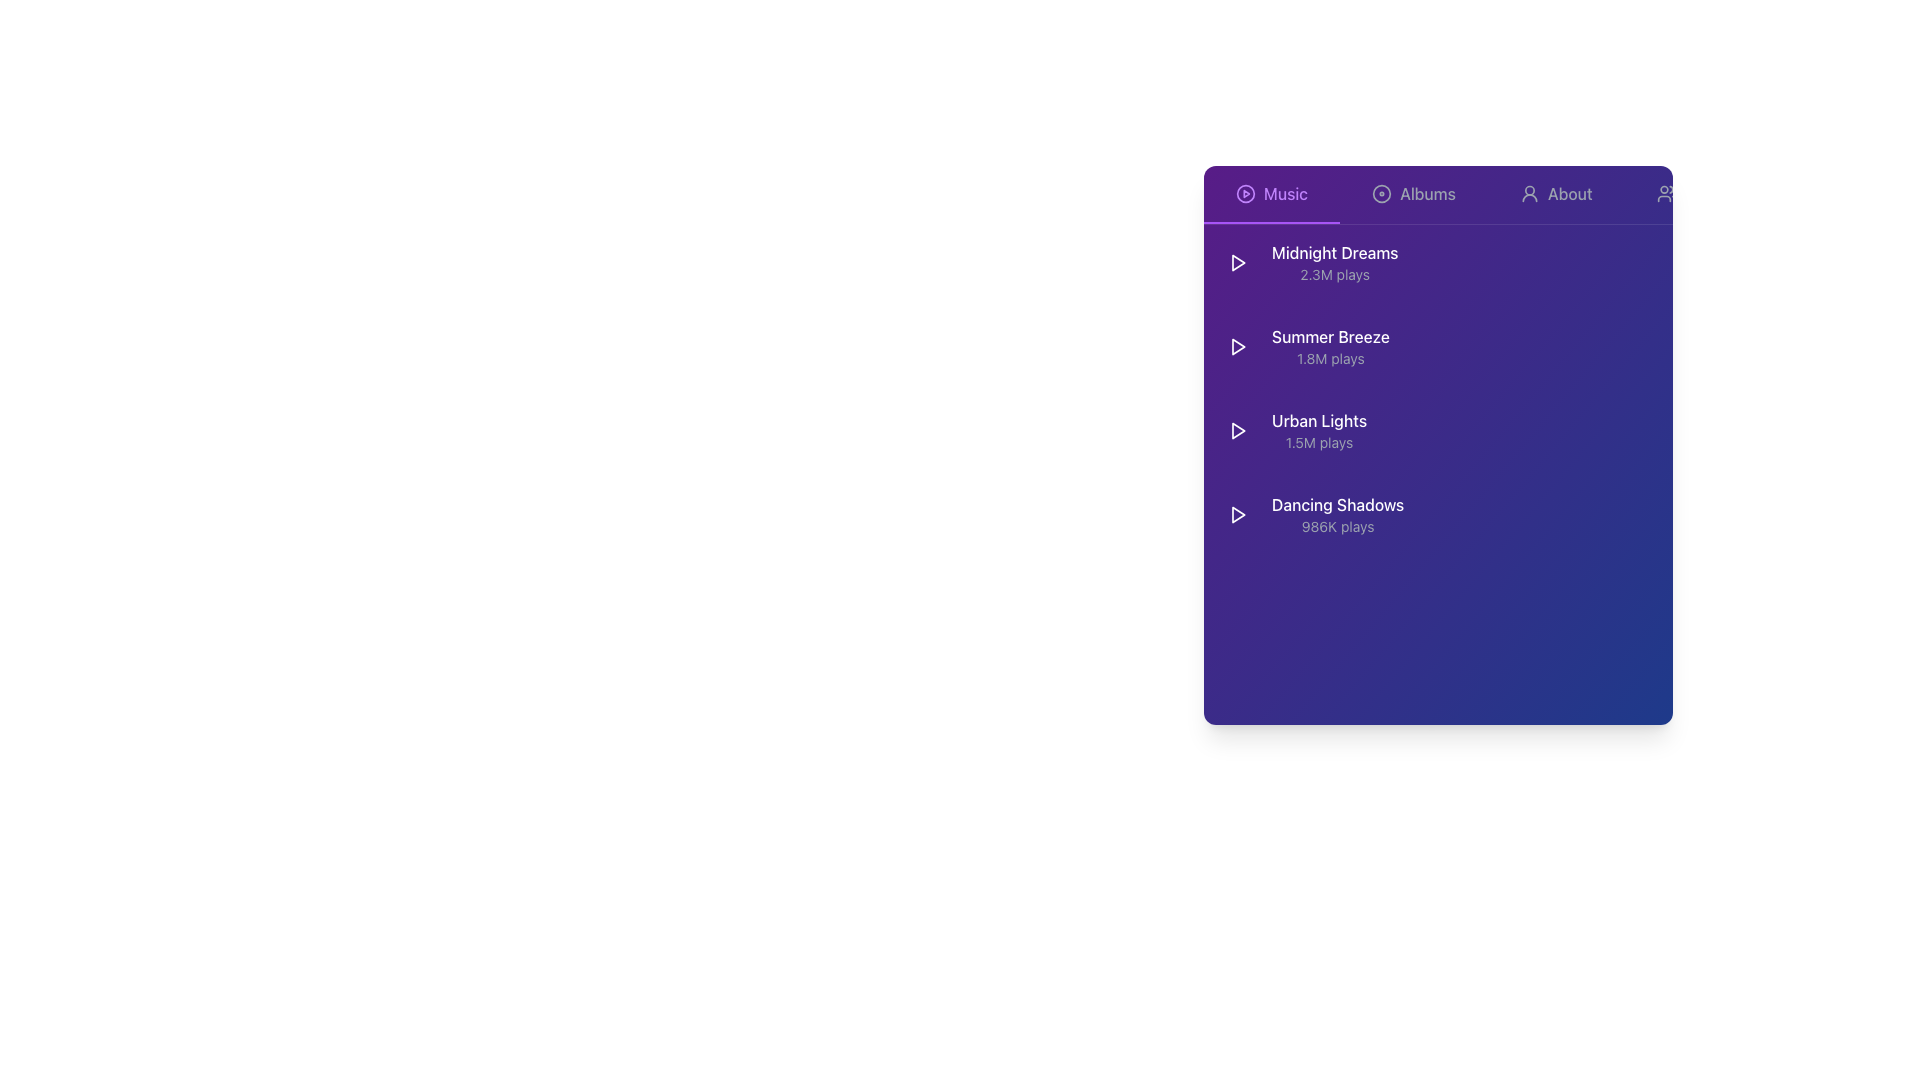 This screenshot has height=1080, width=1920. What do you see at coordinates (1509, 346) in the screenshot?
I see `the SVG circle element representing a decorative or functional component for 'Summer Breeze', which is part of a circular design including a play button` at bounding box center [1509, 346].